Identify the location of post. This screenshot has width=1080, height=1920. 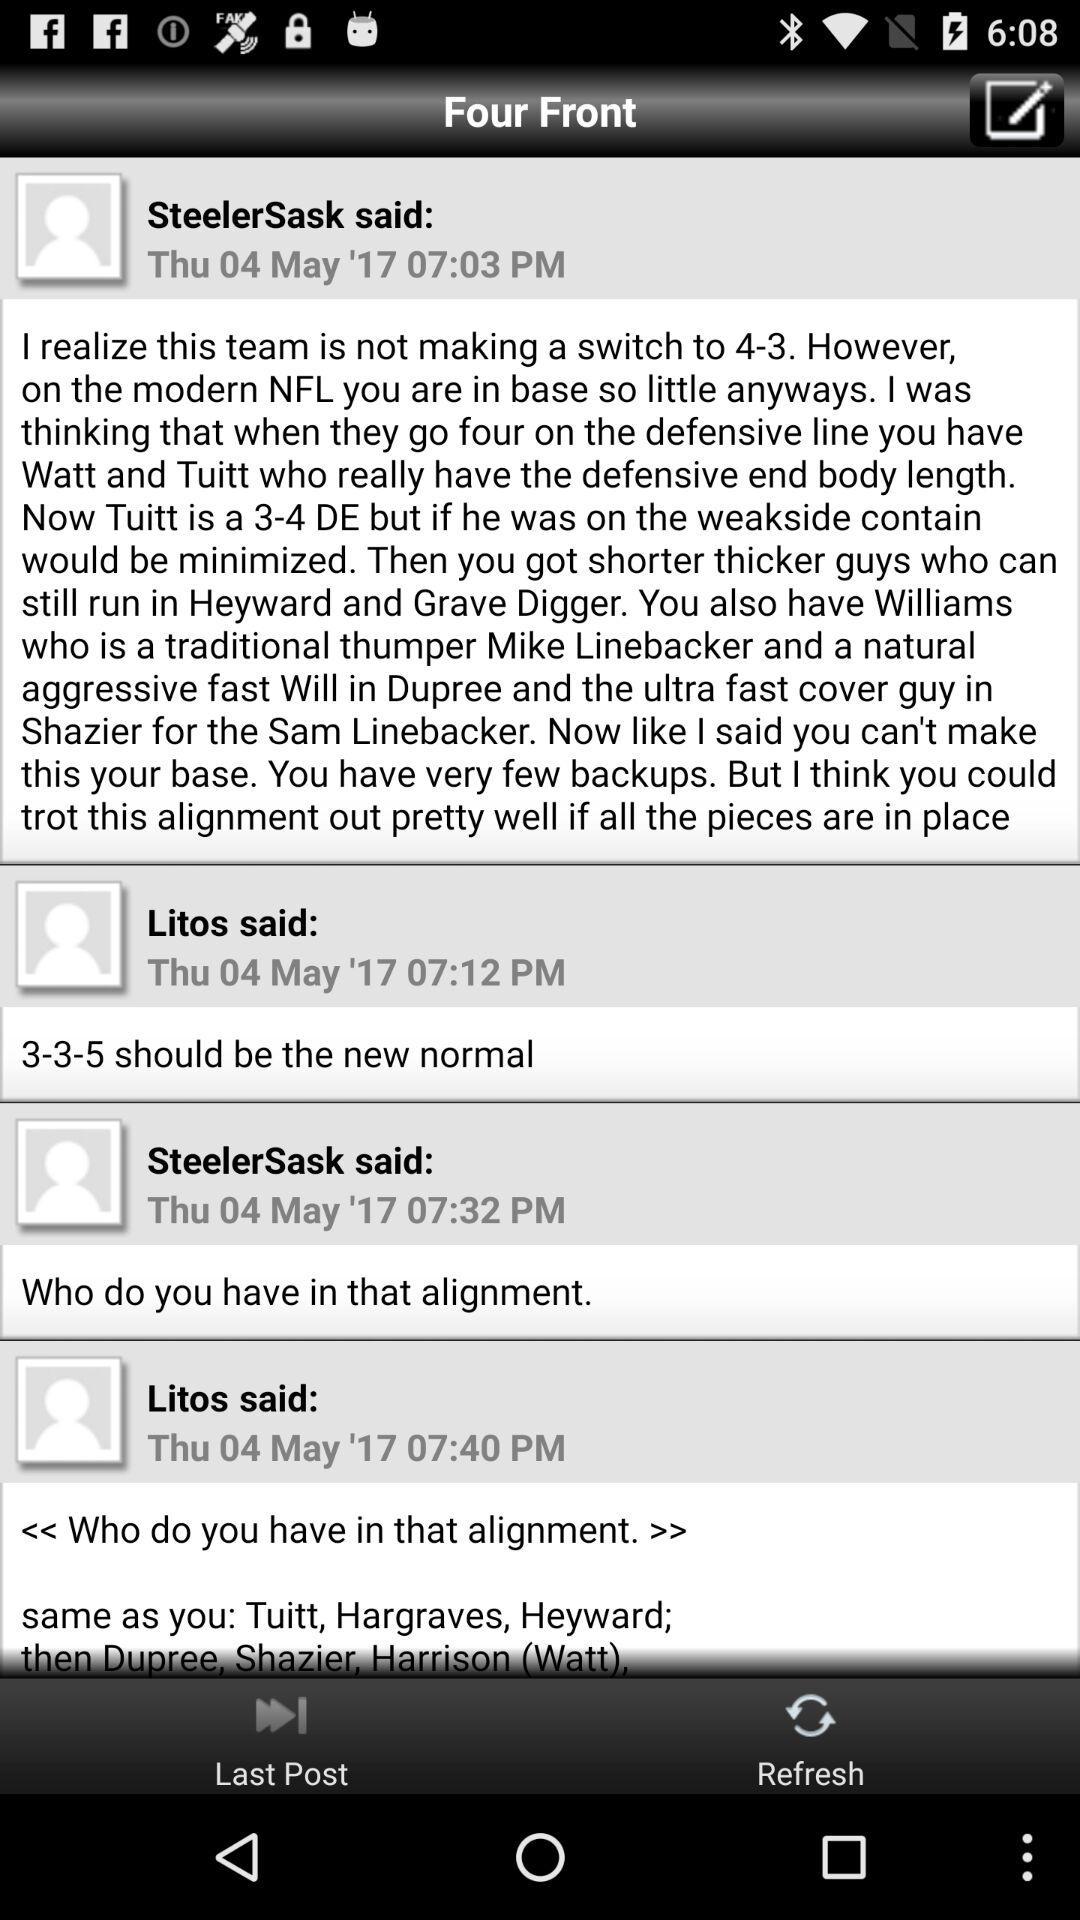
(1017, 109).